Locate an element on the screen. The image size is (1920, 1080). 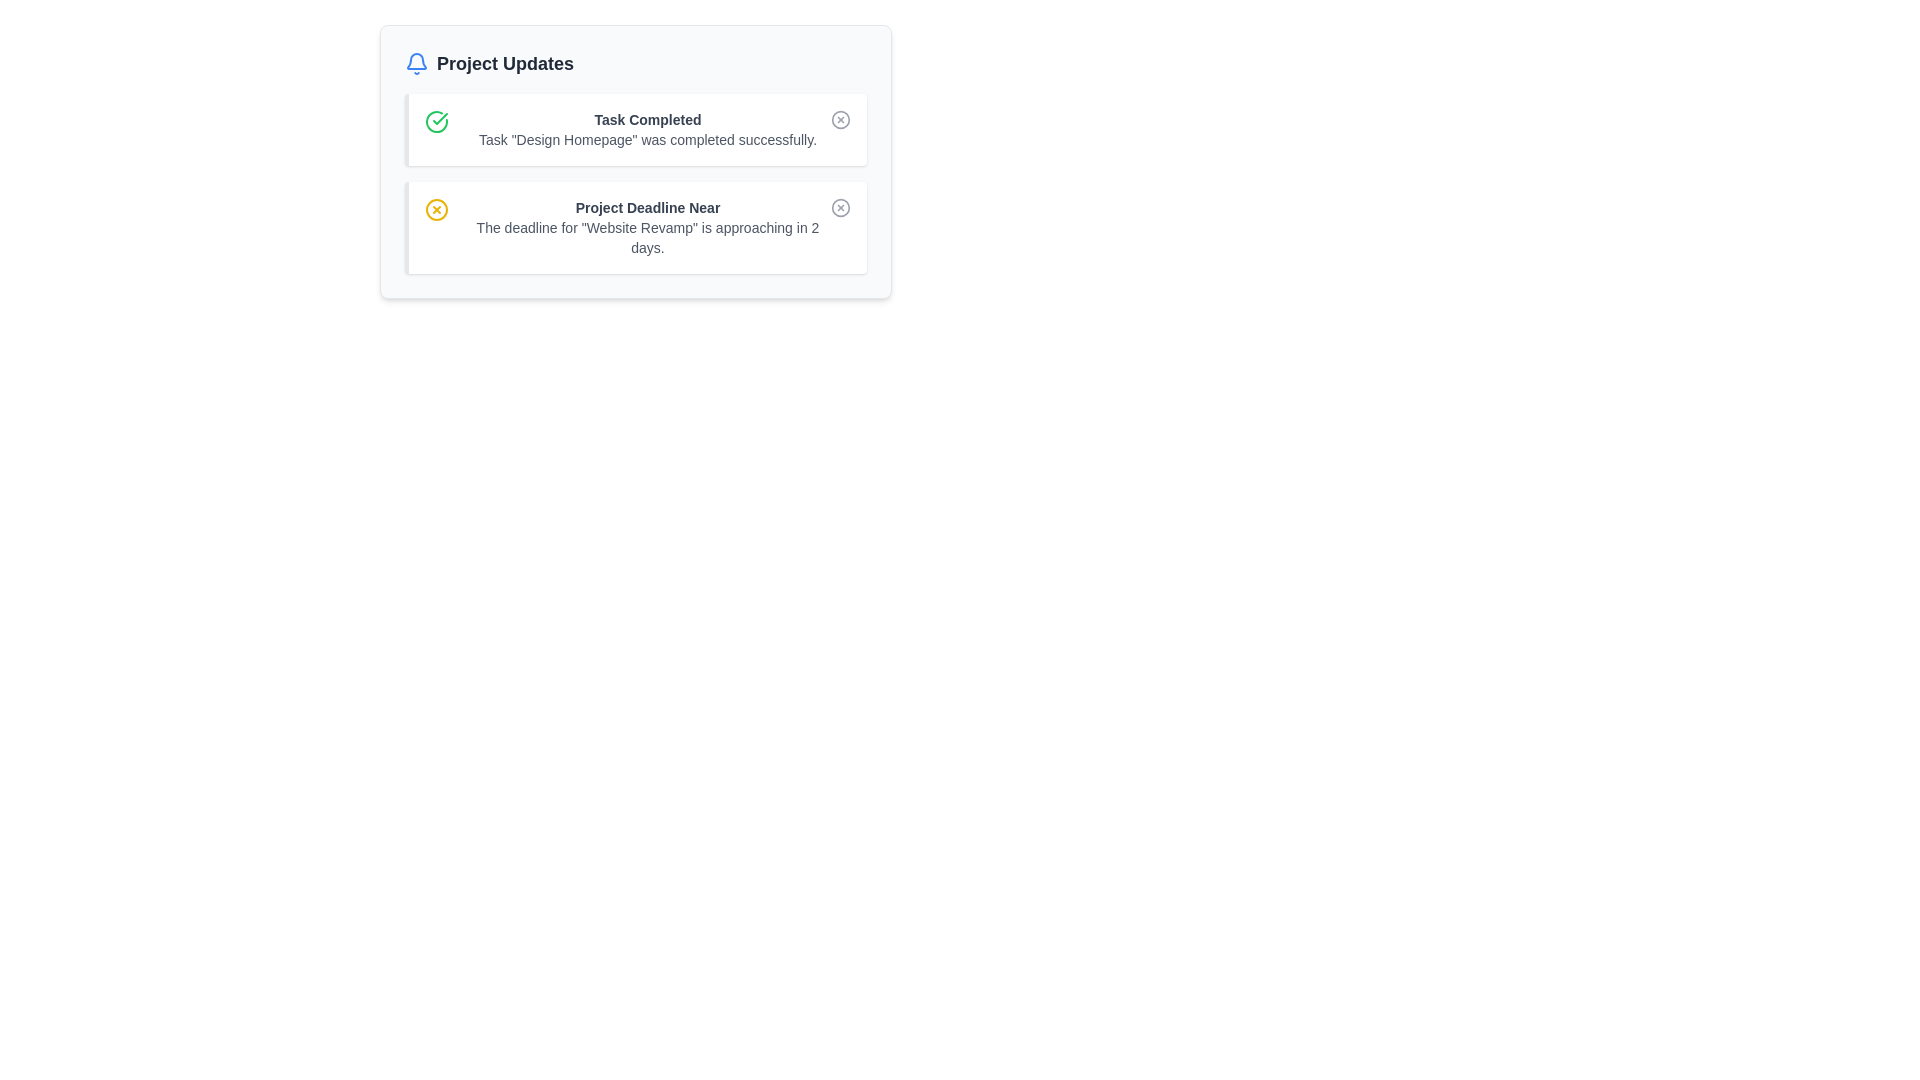
the circular element within the SVG that indicates a negative or warning state, located at the right side of the second item in the notification list is located at coordinates (840, 208).